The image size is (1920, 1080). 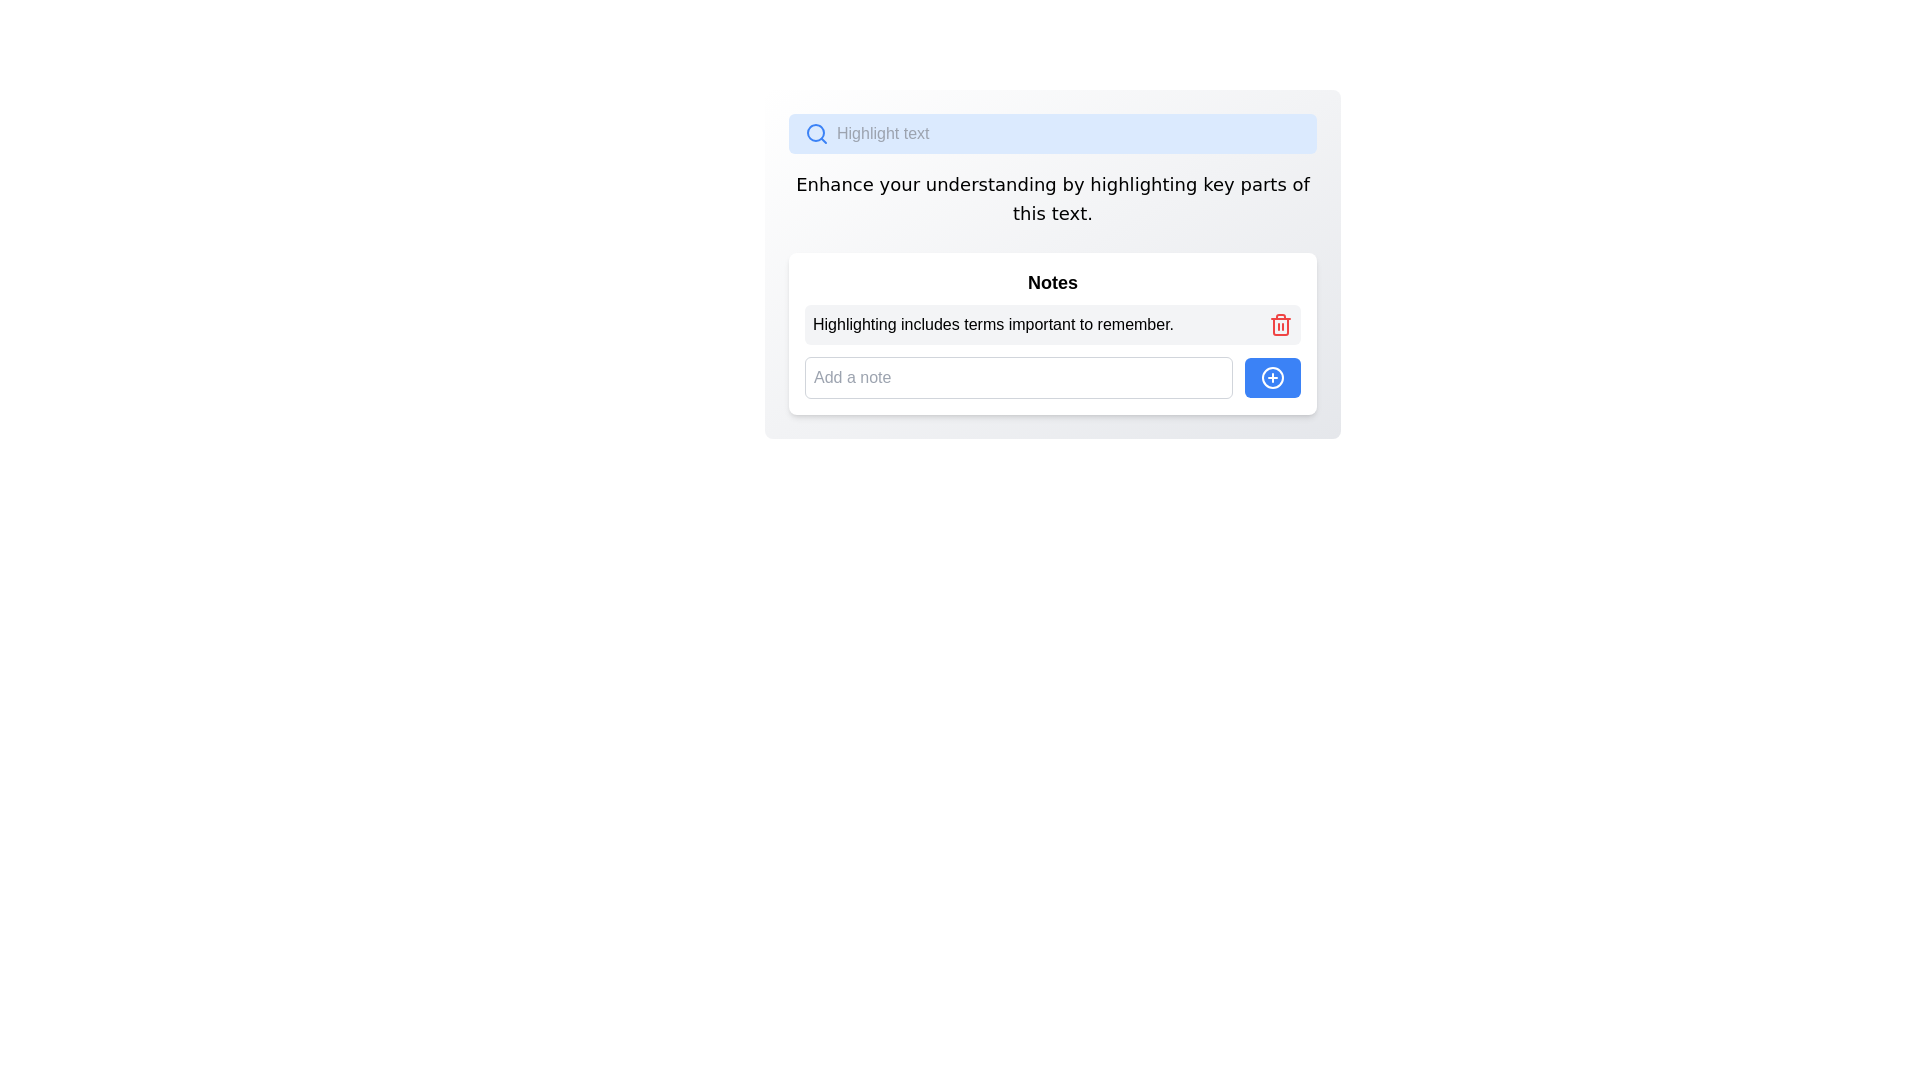 What do you see at coordinates (1228, 184) in the screenshot?
I see `the character 'y' at the end of the word 'key' in the phrase 'highlighting key parts of this text.'` at bounding box center [1228, 184].